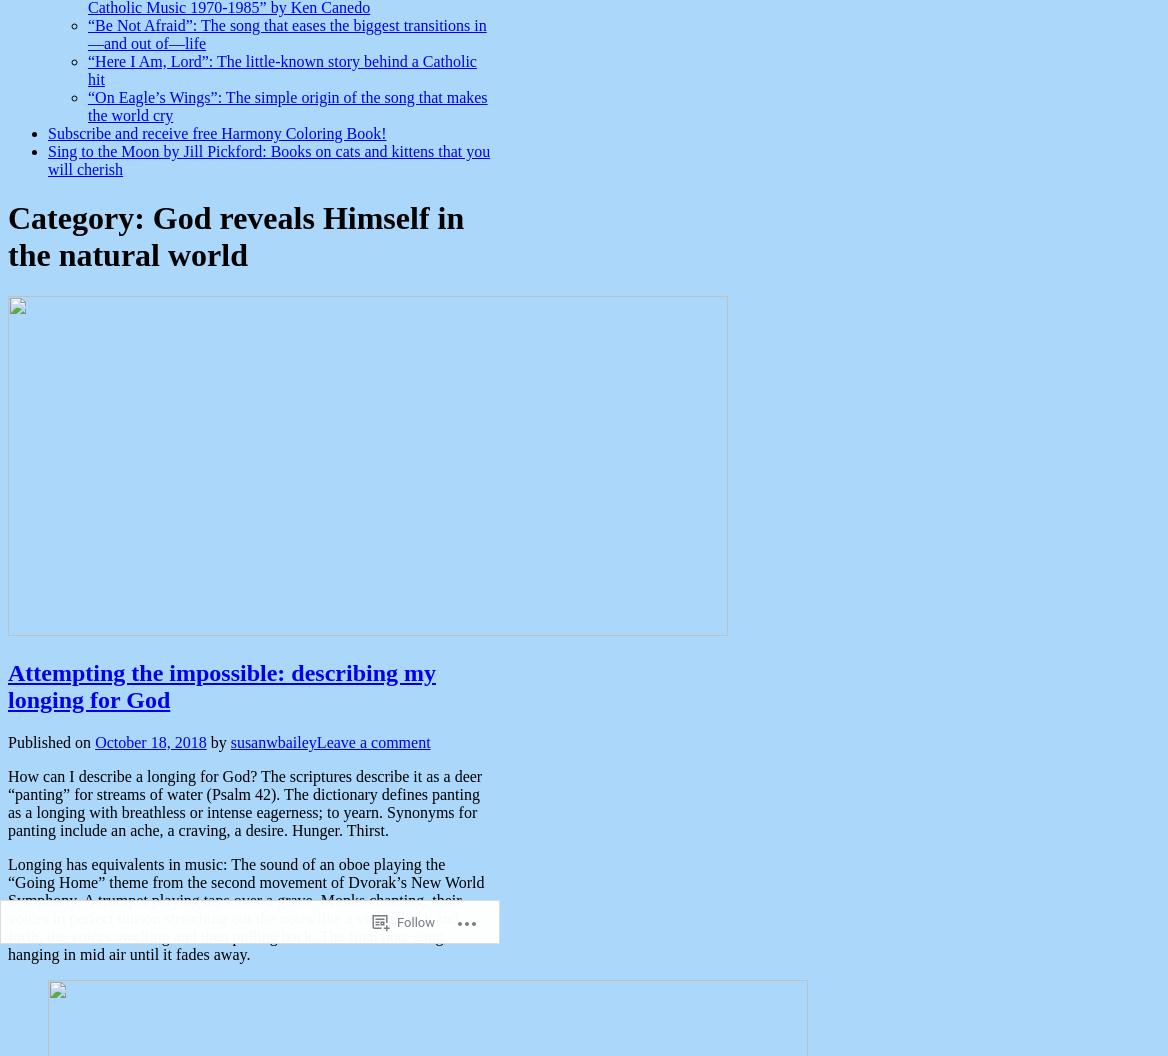 Image resolution: width=1168 pixels, height=1056 pixels. I want to click on 'susanwbailey', so click(271, 740).